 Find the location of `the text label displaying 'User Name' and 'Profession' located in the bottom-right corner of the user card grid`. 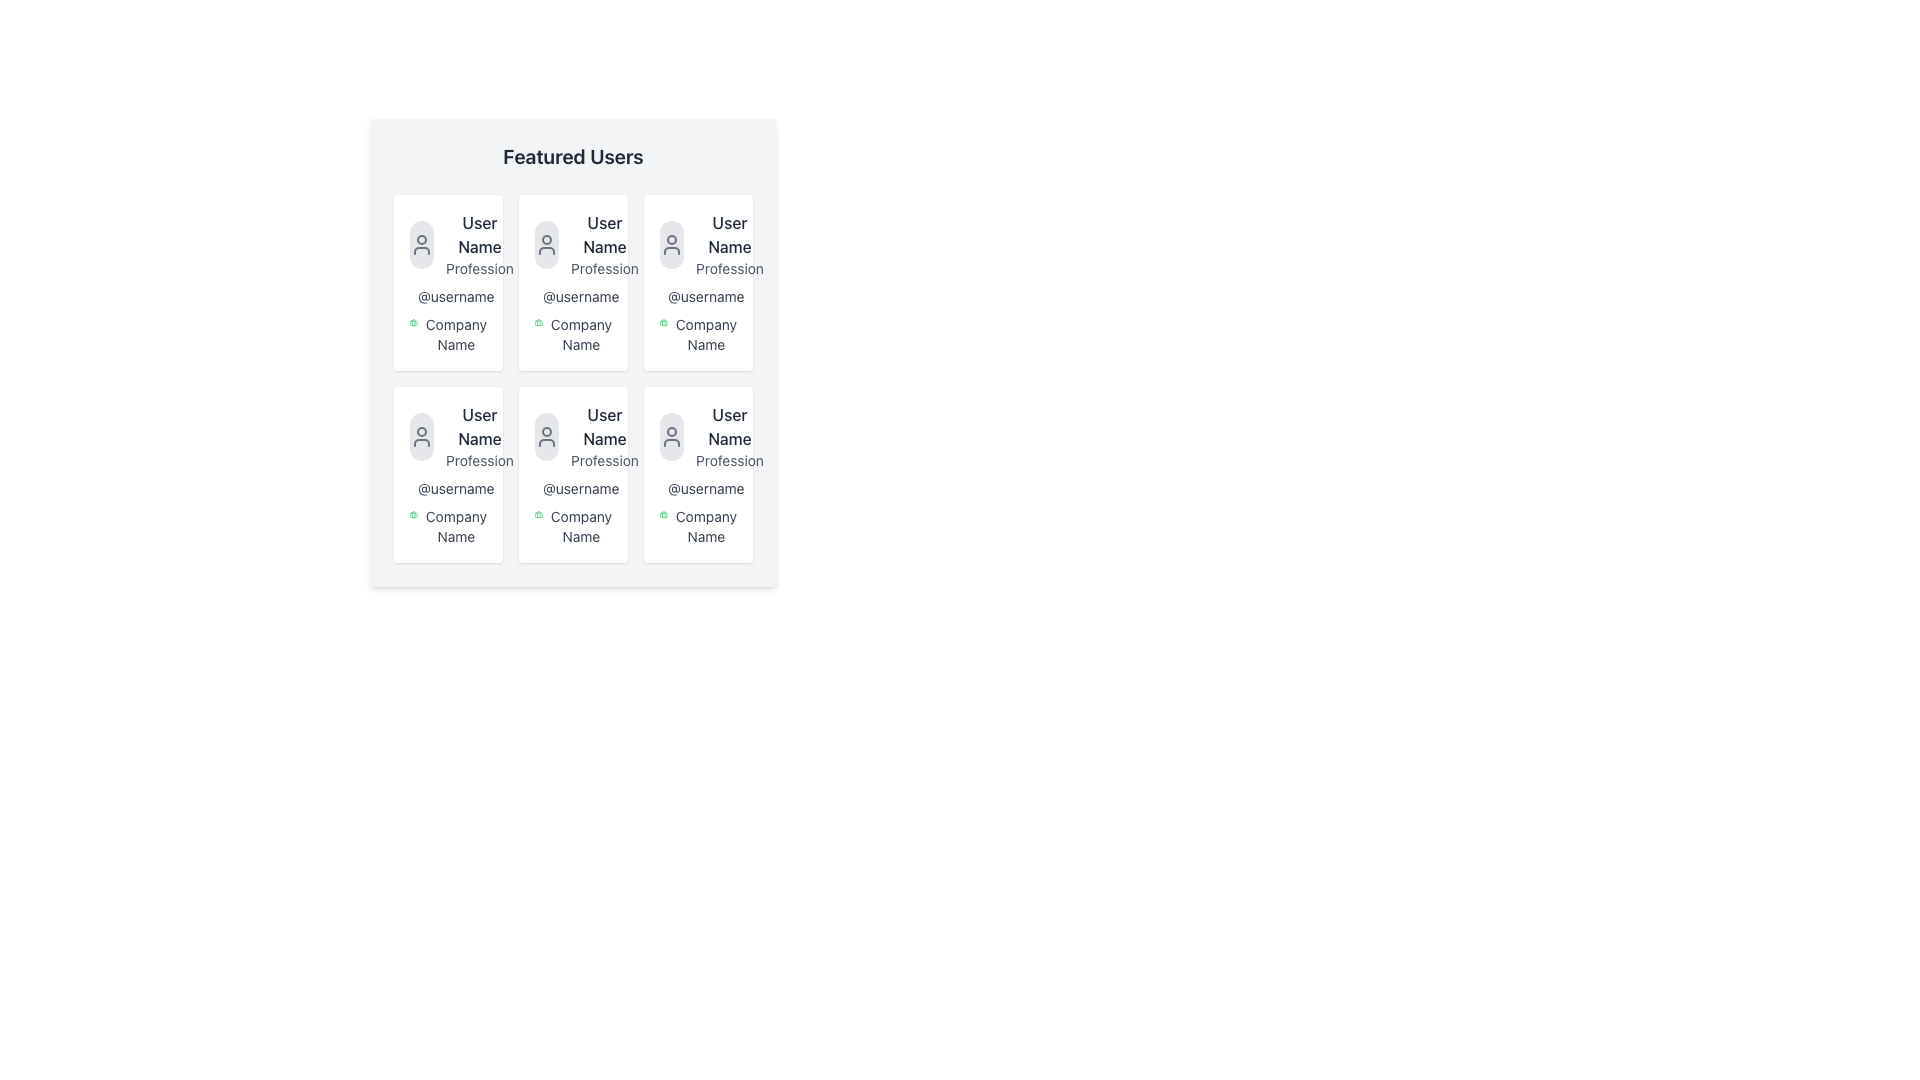

the text label displaying 'User Name' and 'Profession' located in the bottom-right corner of the user card grid is located at coordinates (728, 435).